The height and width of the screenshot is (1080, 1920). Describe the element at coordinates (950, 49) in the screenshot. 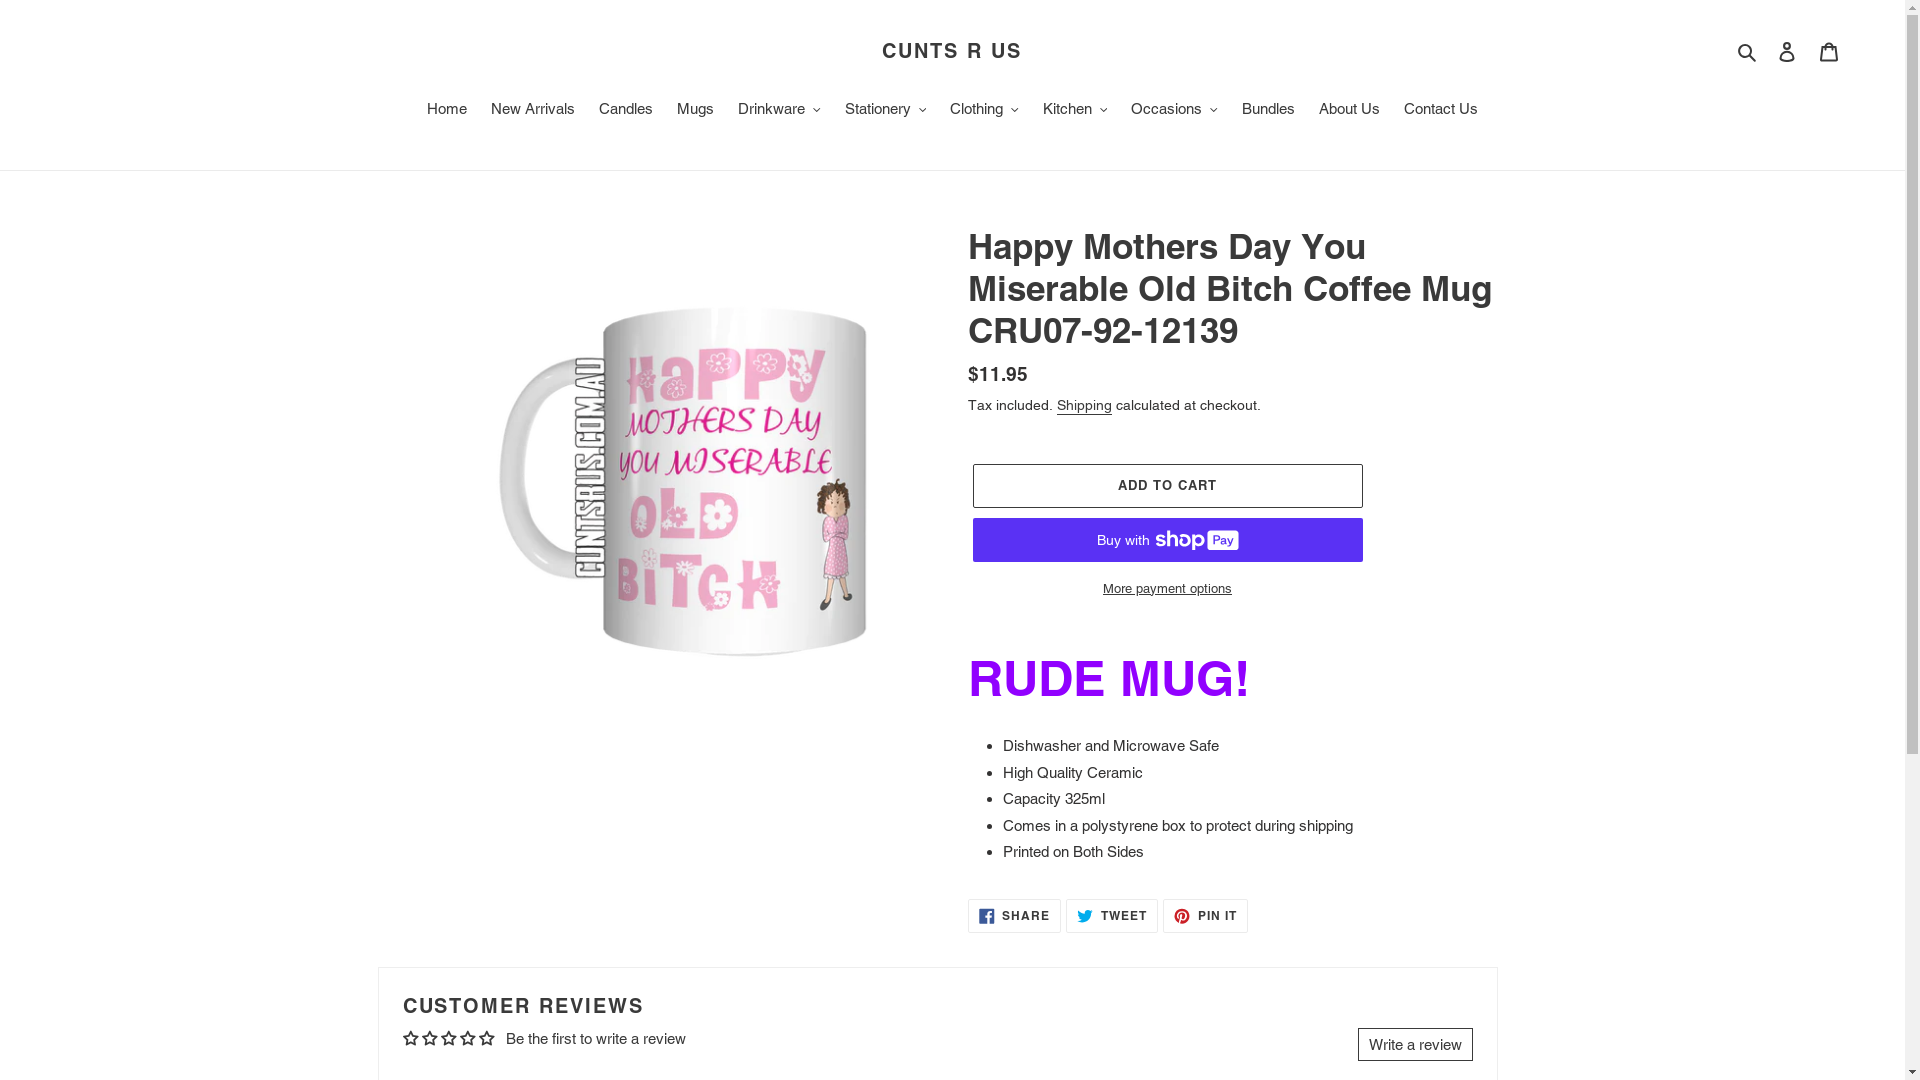

I see `'CUNTS R US'` at that location.